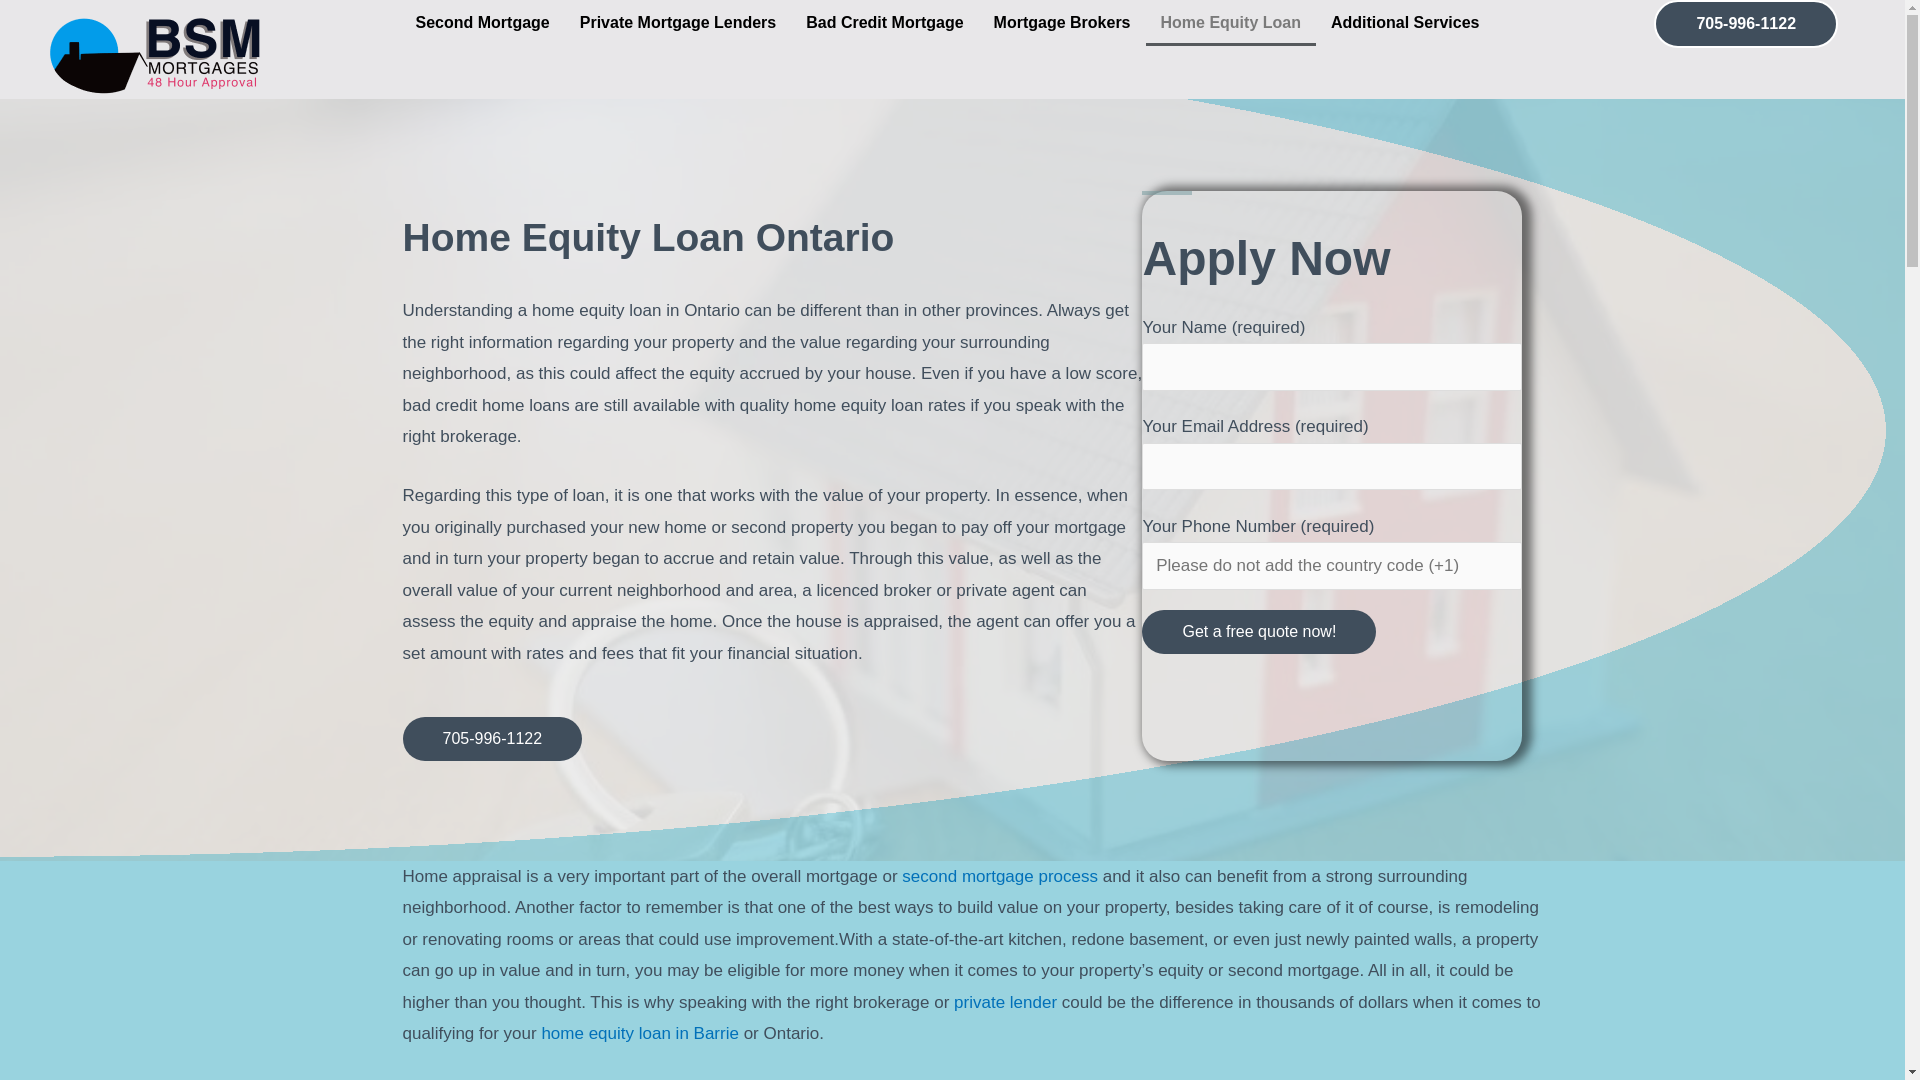 This screenshot has width=1920, height=1080. Describe the element at coordinates (491, 739) in the screenshot. I see `'705-996-1122'` at that location.